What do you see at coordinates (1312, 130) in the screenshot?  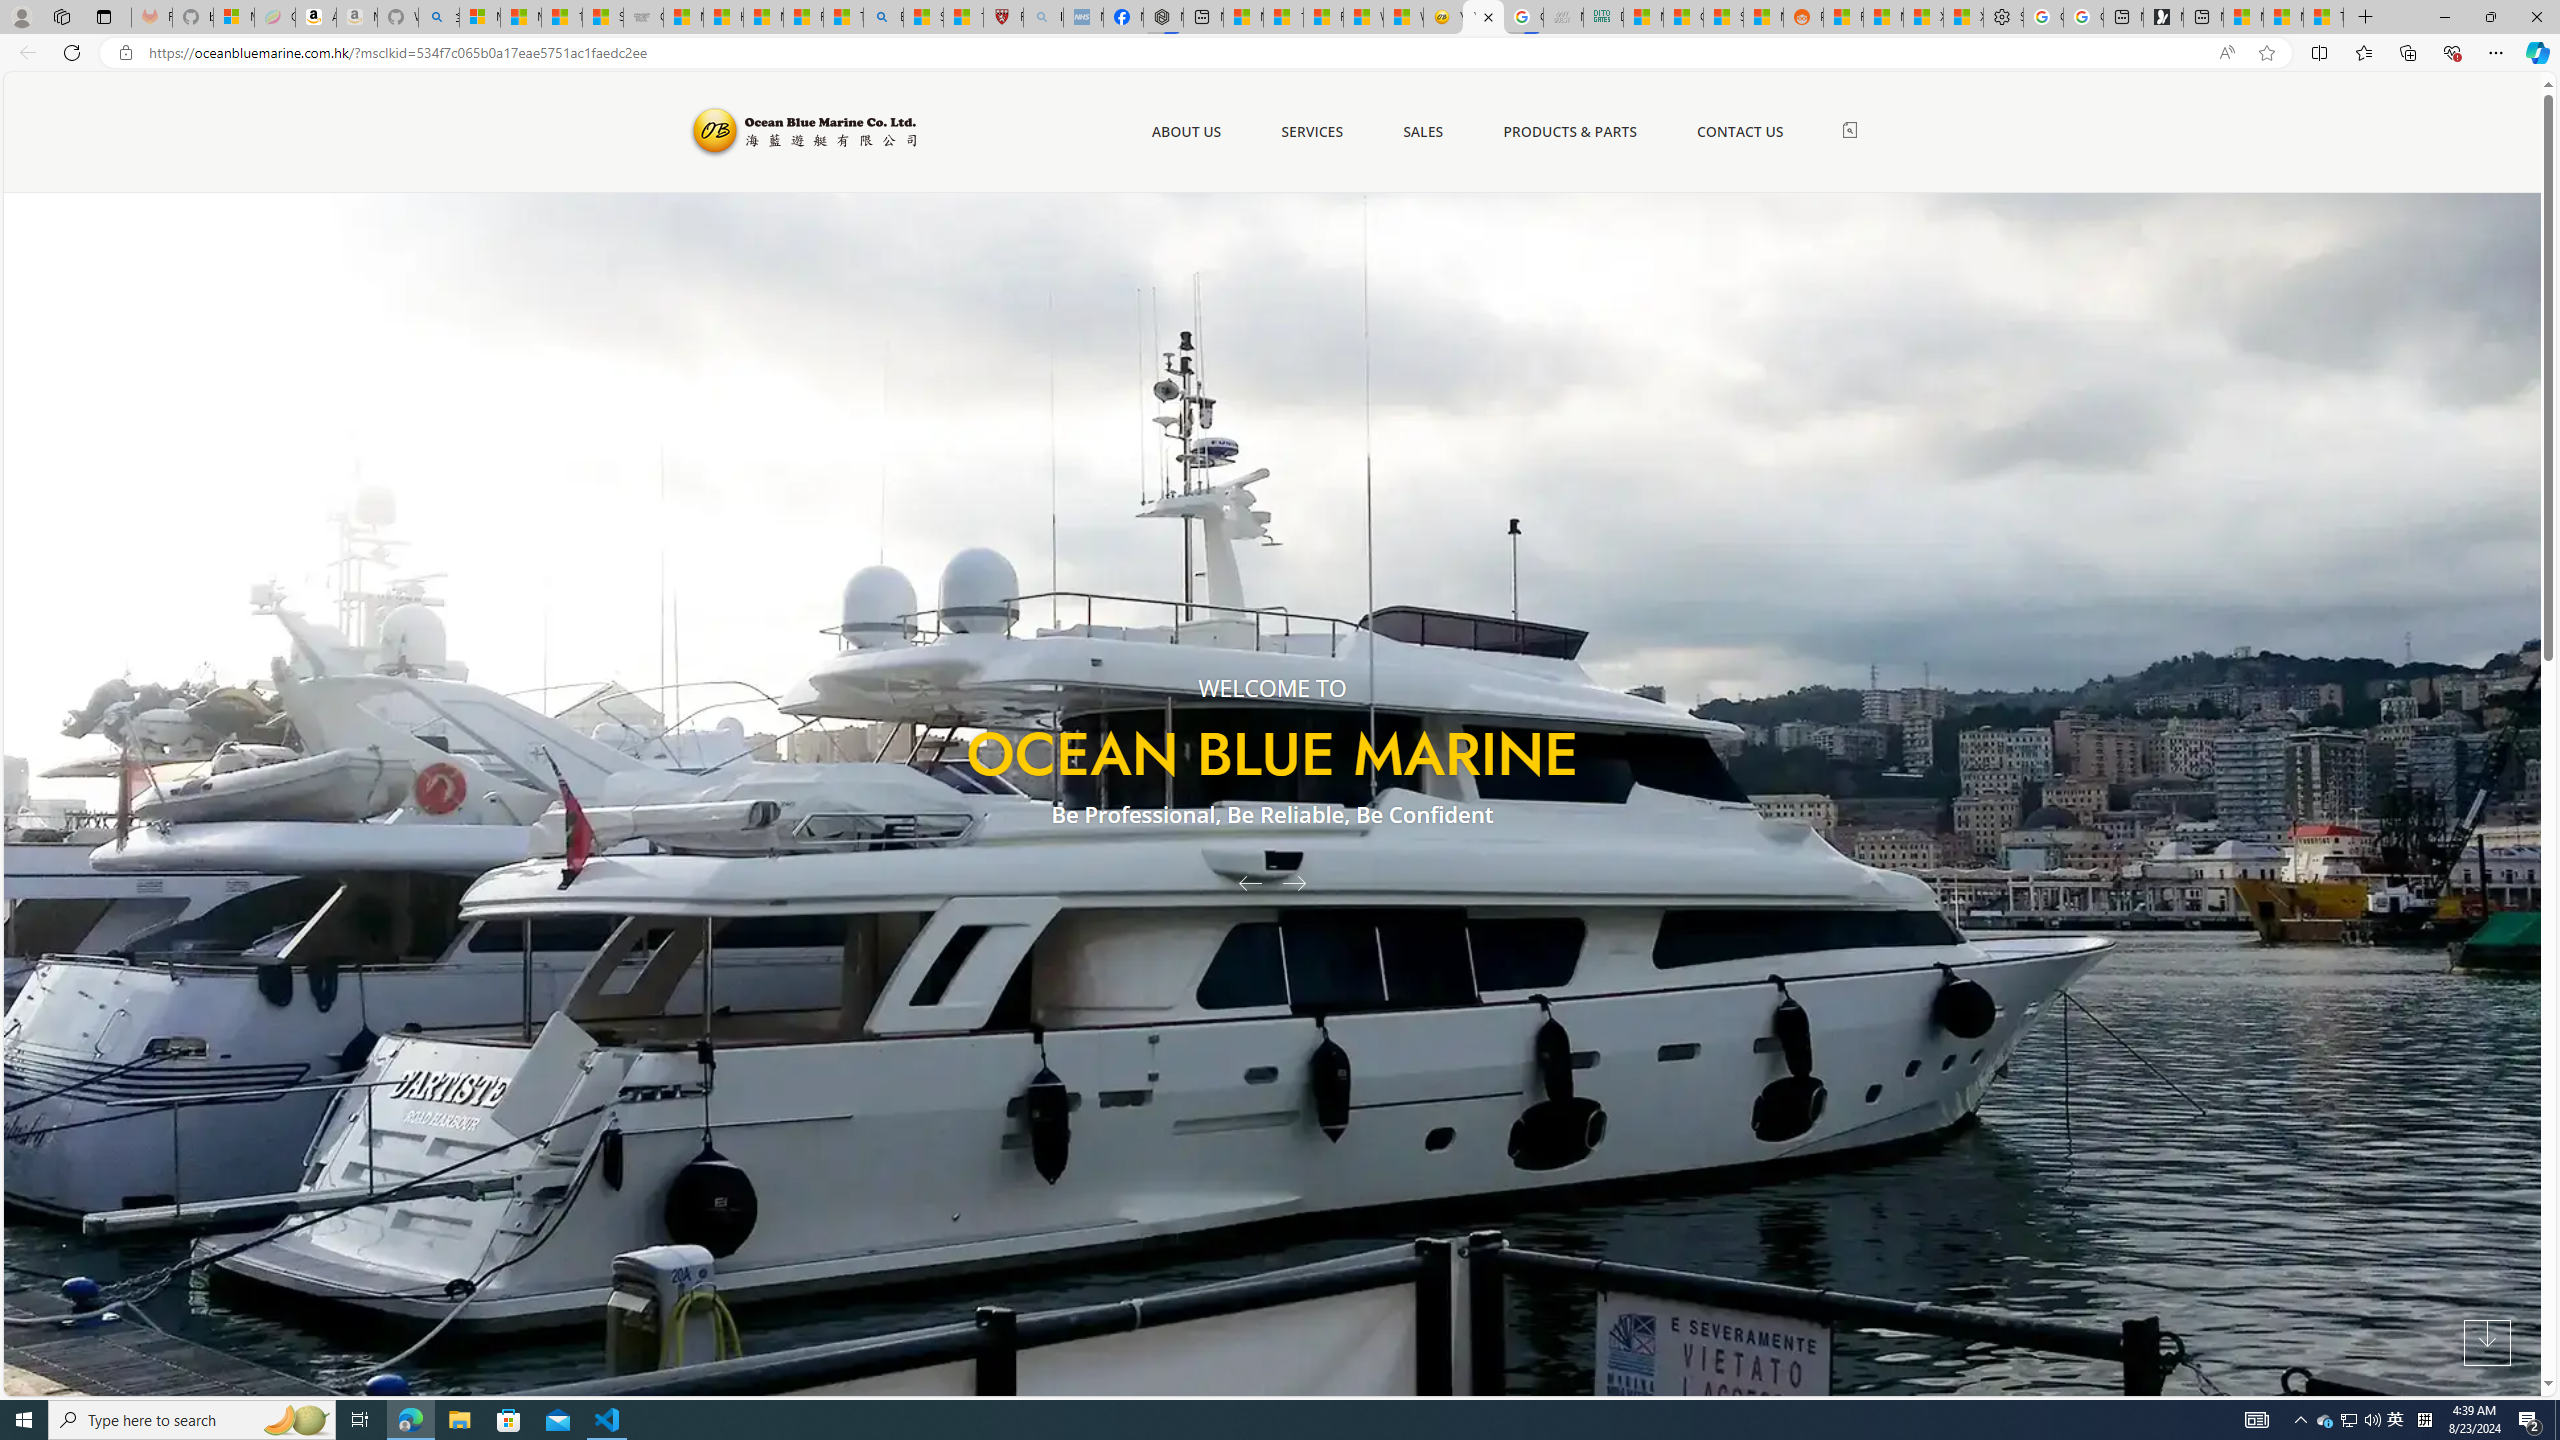 I see `'SERVICES'` at bounding box center [1312, 130].